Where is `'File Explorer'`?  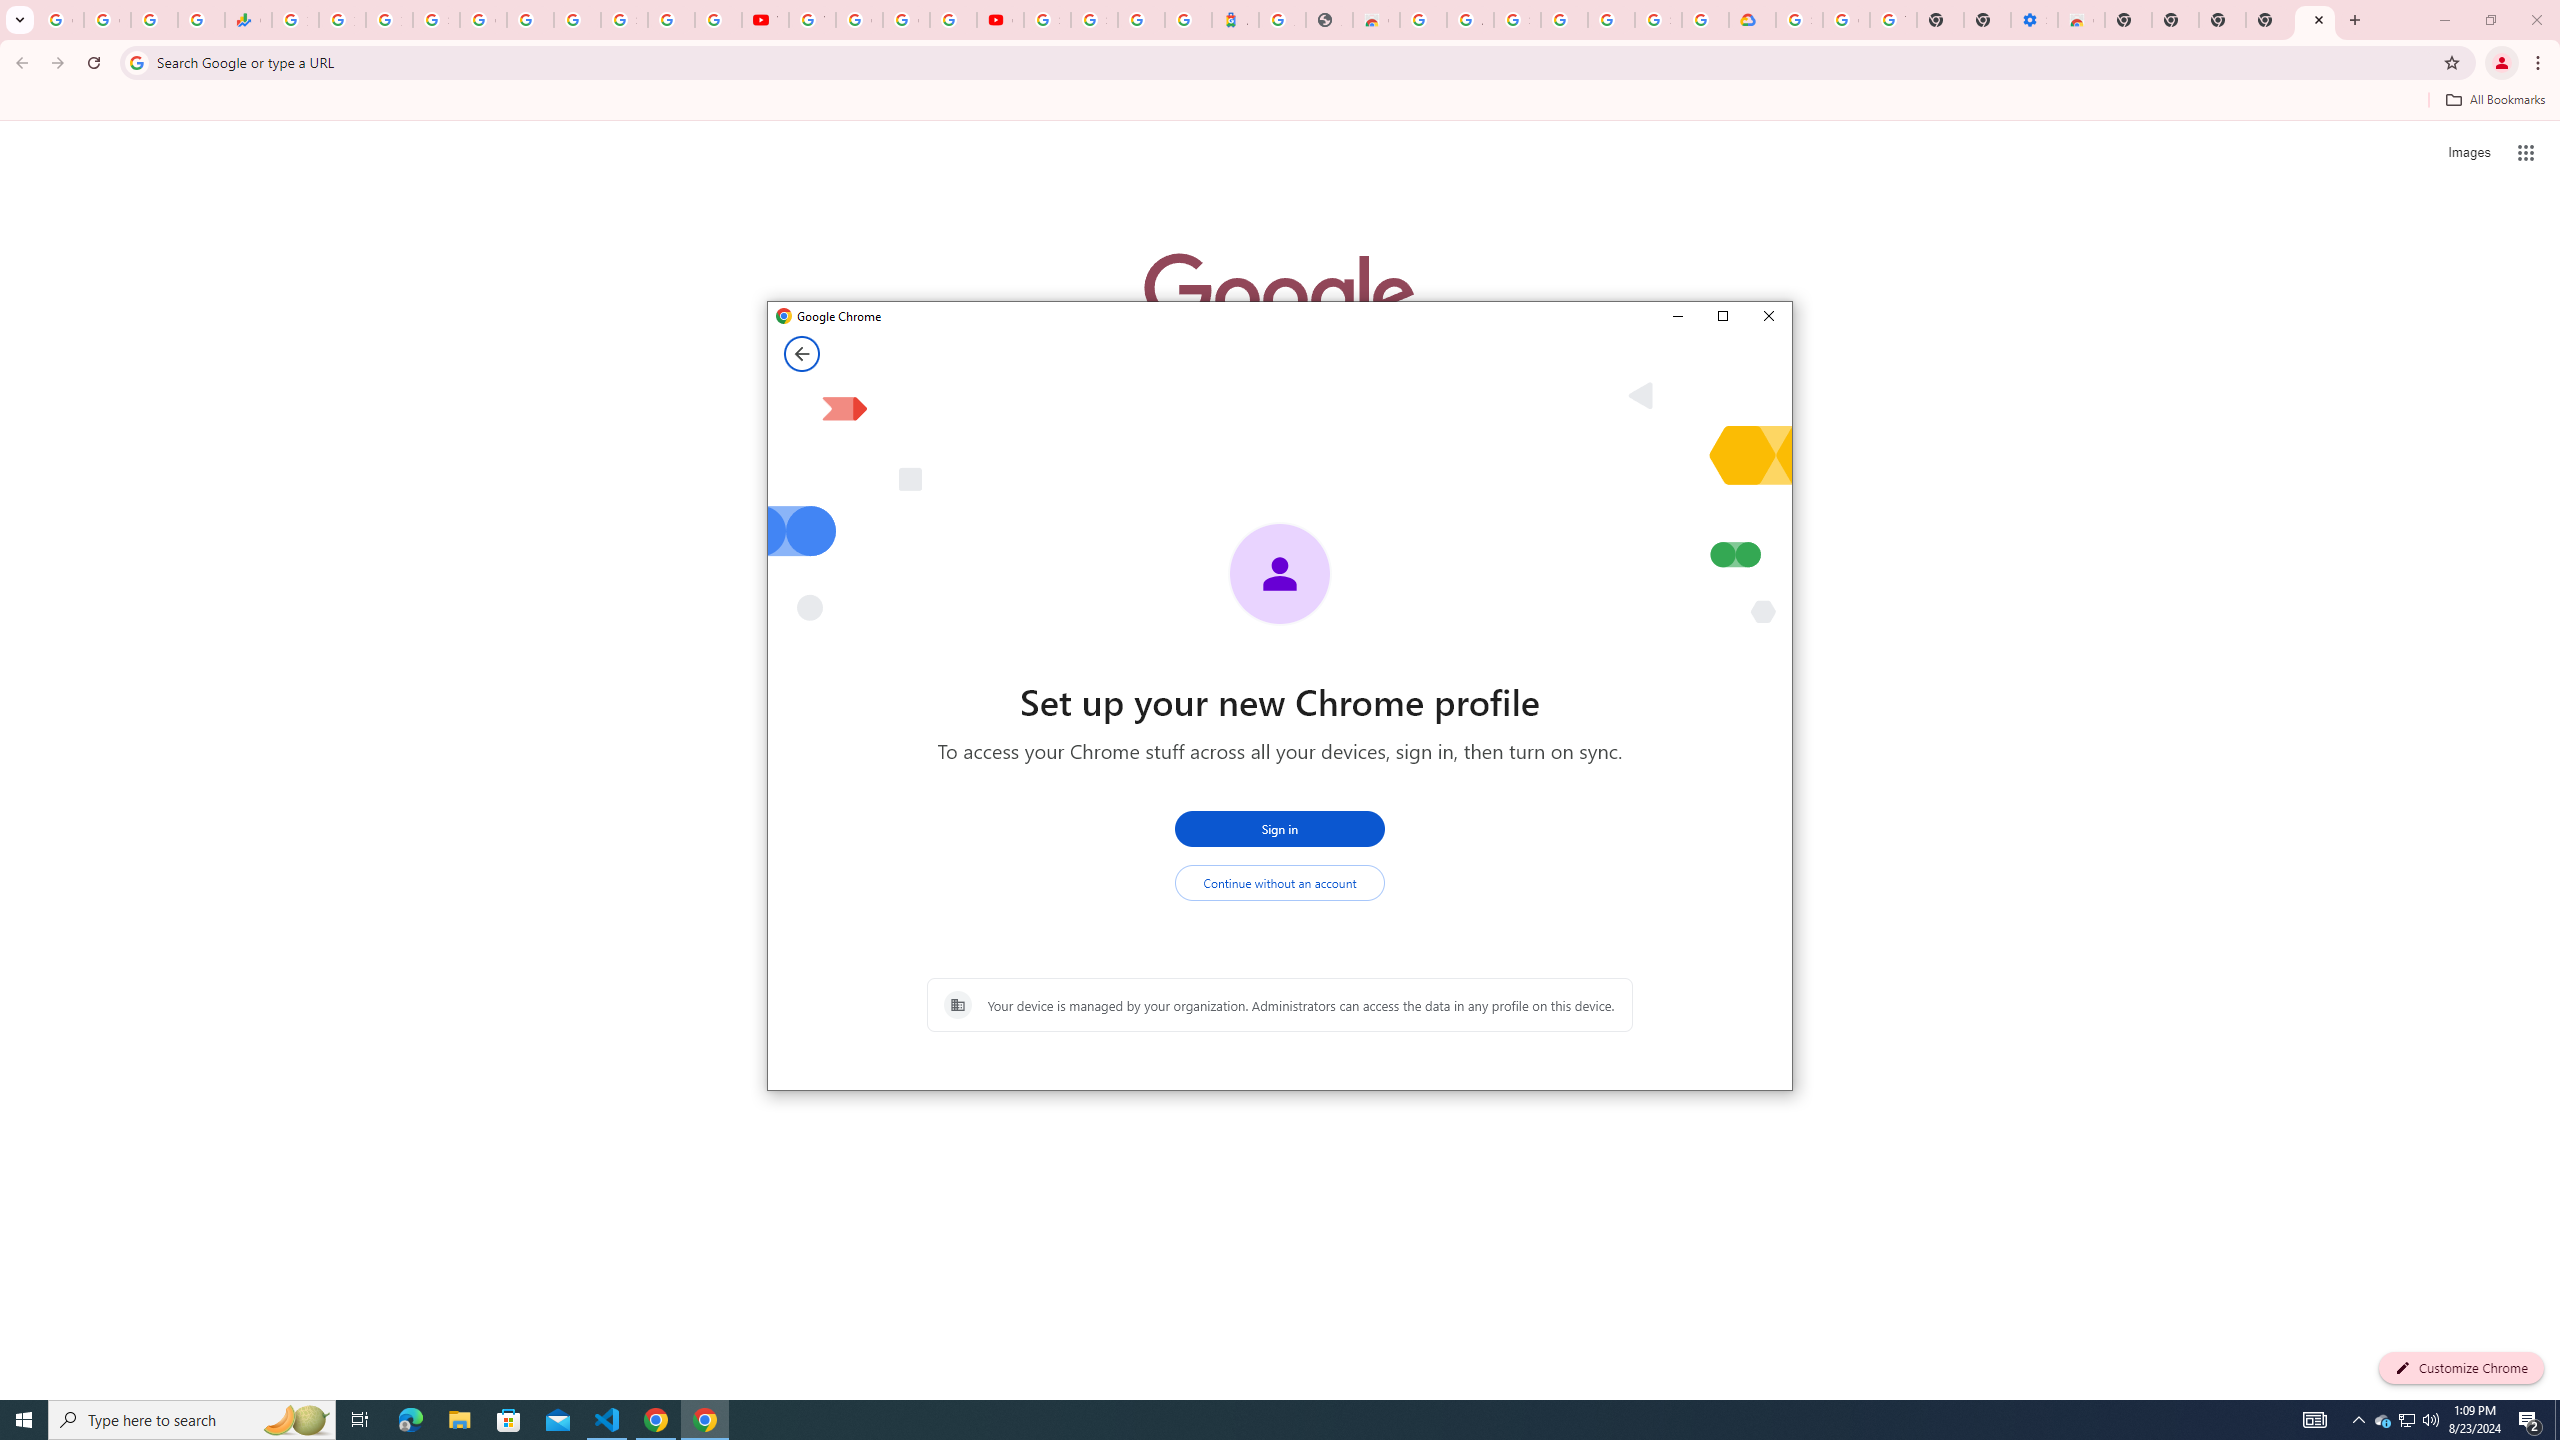
'File Explorer' is located at coordinates (458, 1418).